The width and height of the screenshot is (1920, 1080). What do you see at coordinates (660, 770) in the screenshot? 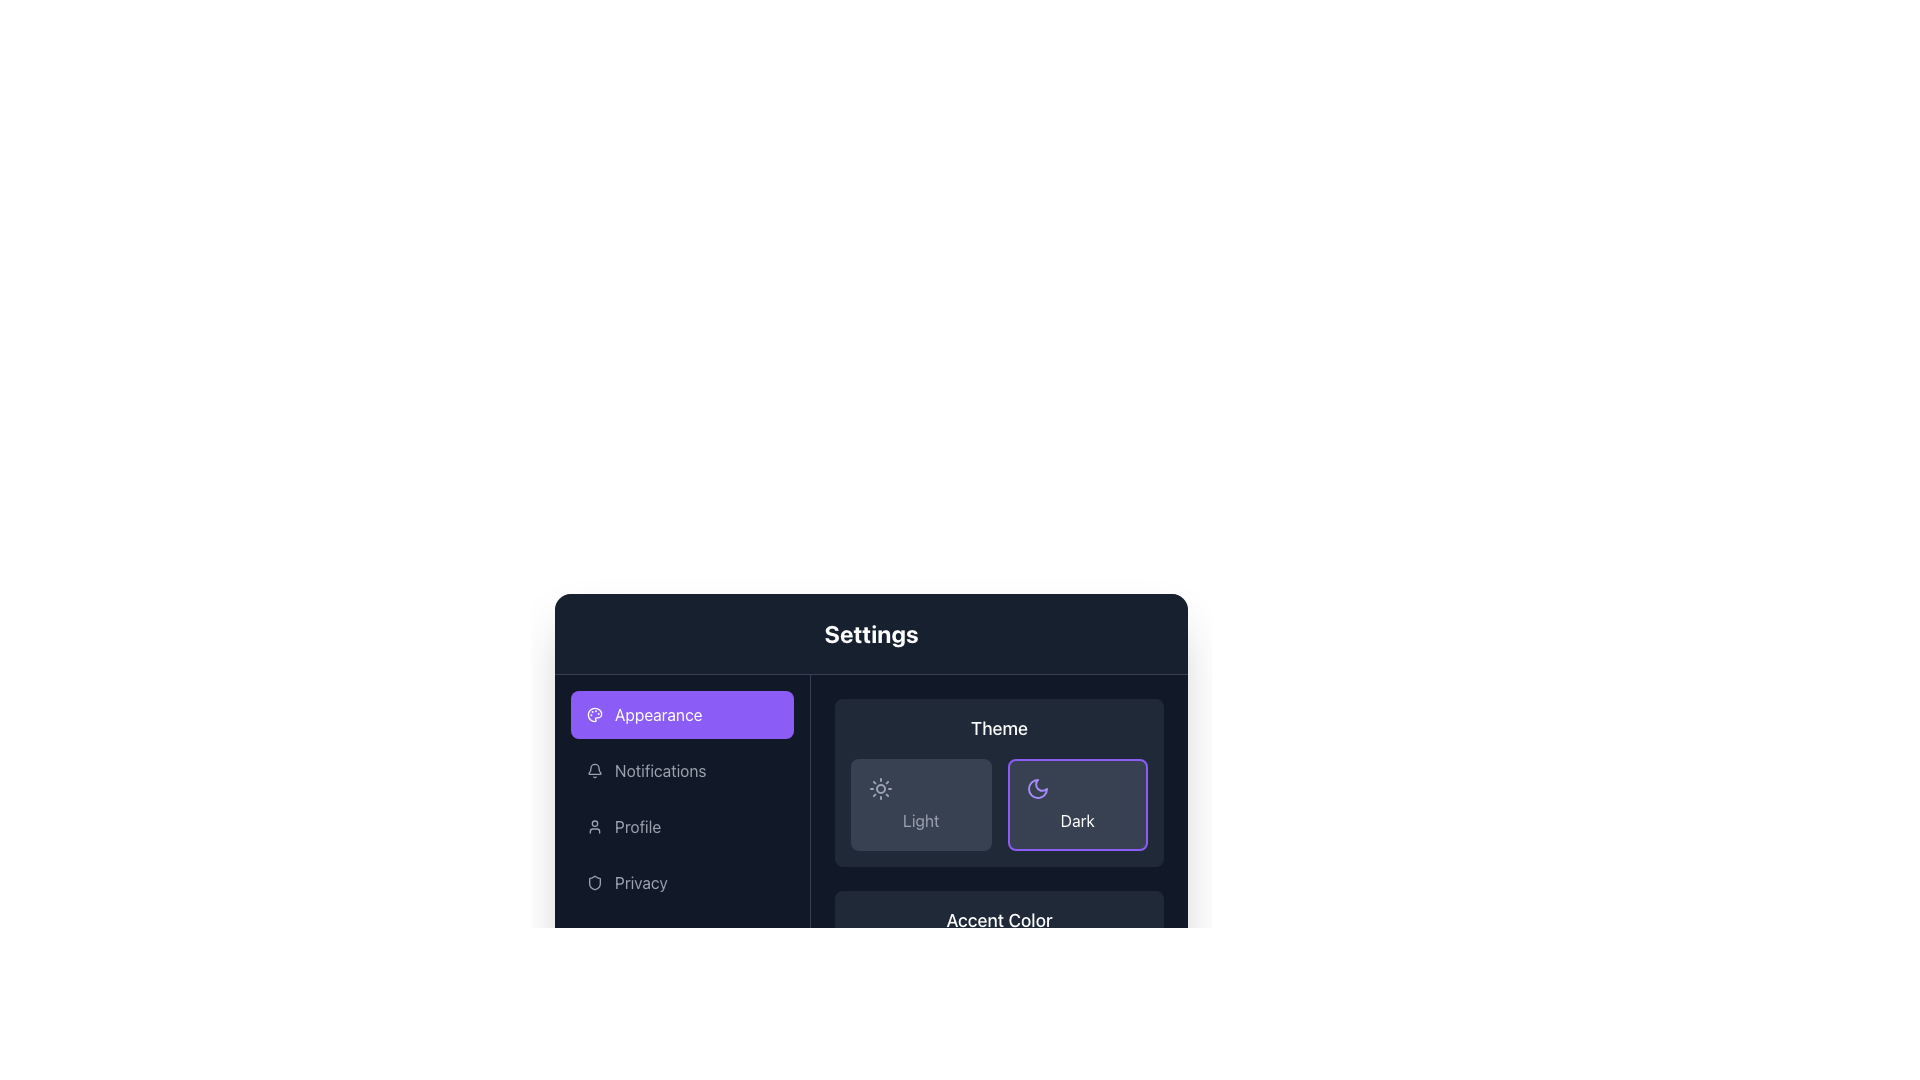
I see `text content of the label located in the left menu panel below the 'Appearance' section, which is the first textual item in a list beneath a purple-highlighted option` at bounding box center [660, 770].